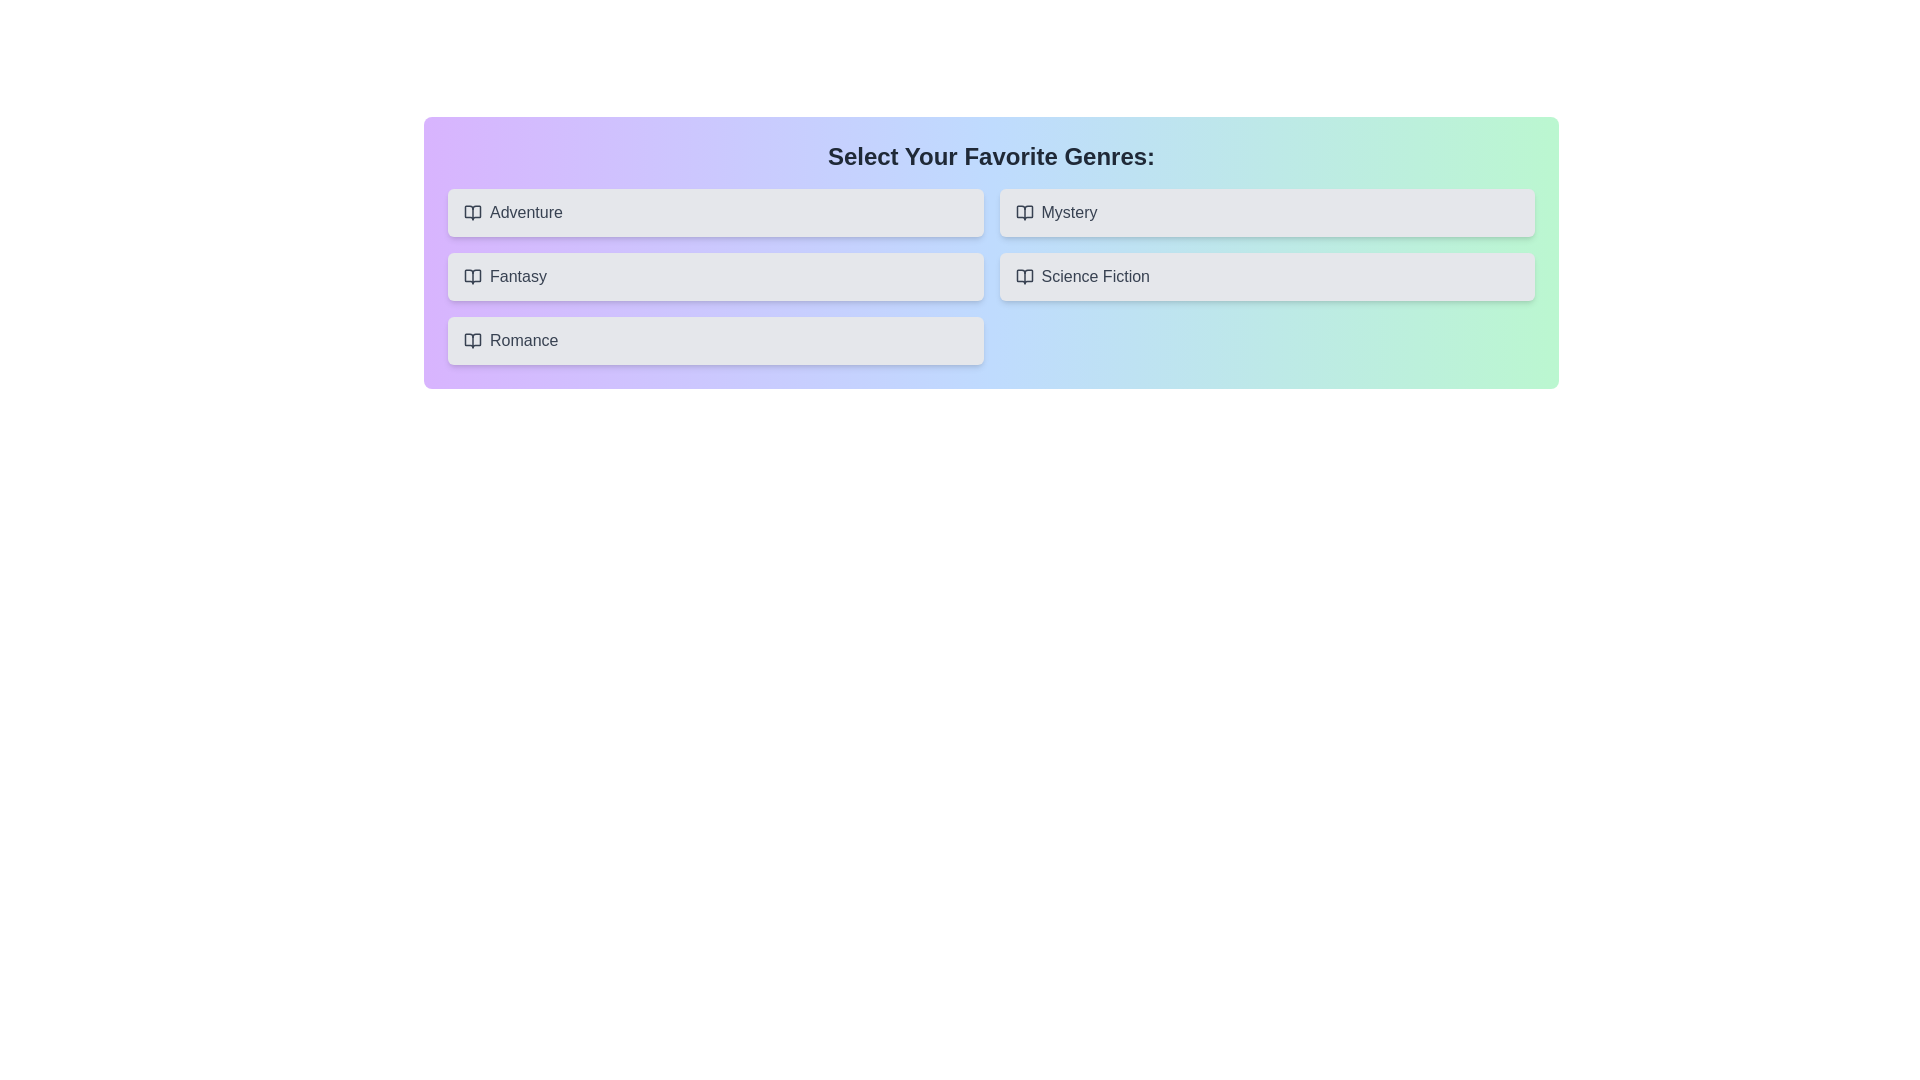  I want to click on the button corresponding to the genre Science Fiction, so click(1266, 277).